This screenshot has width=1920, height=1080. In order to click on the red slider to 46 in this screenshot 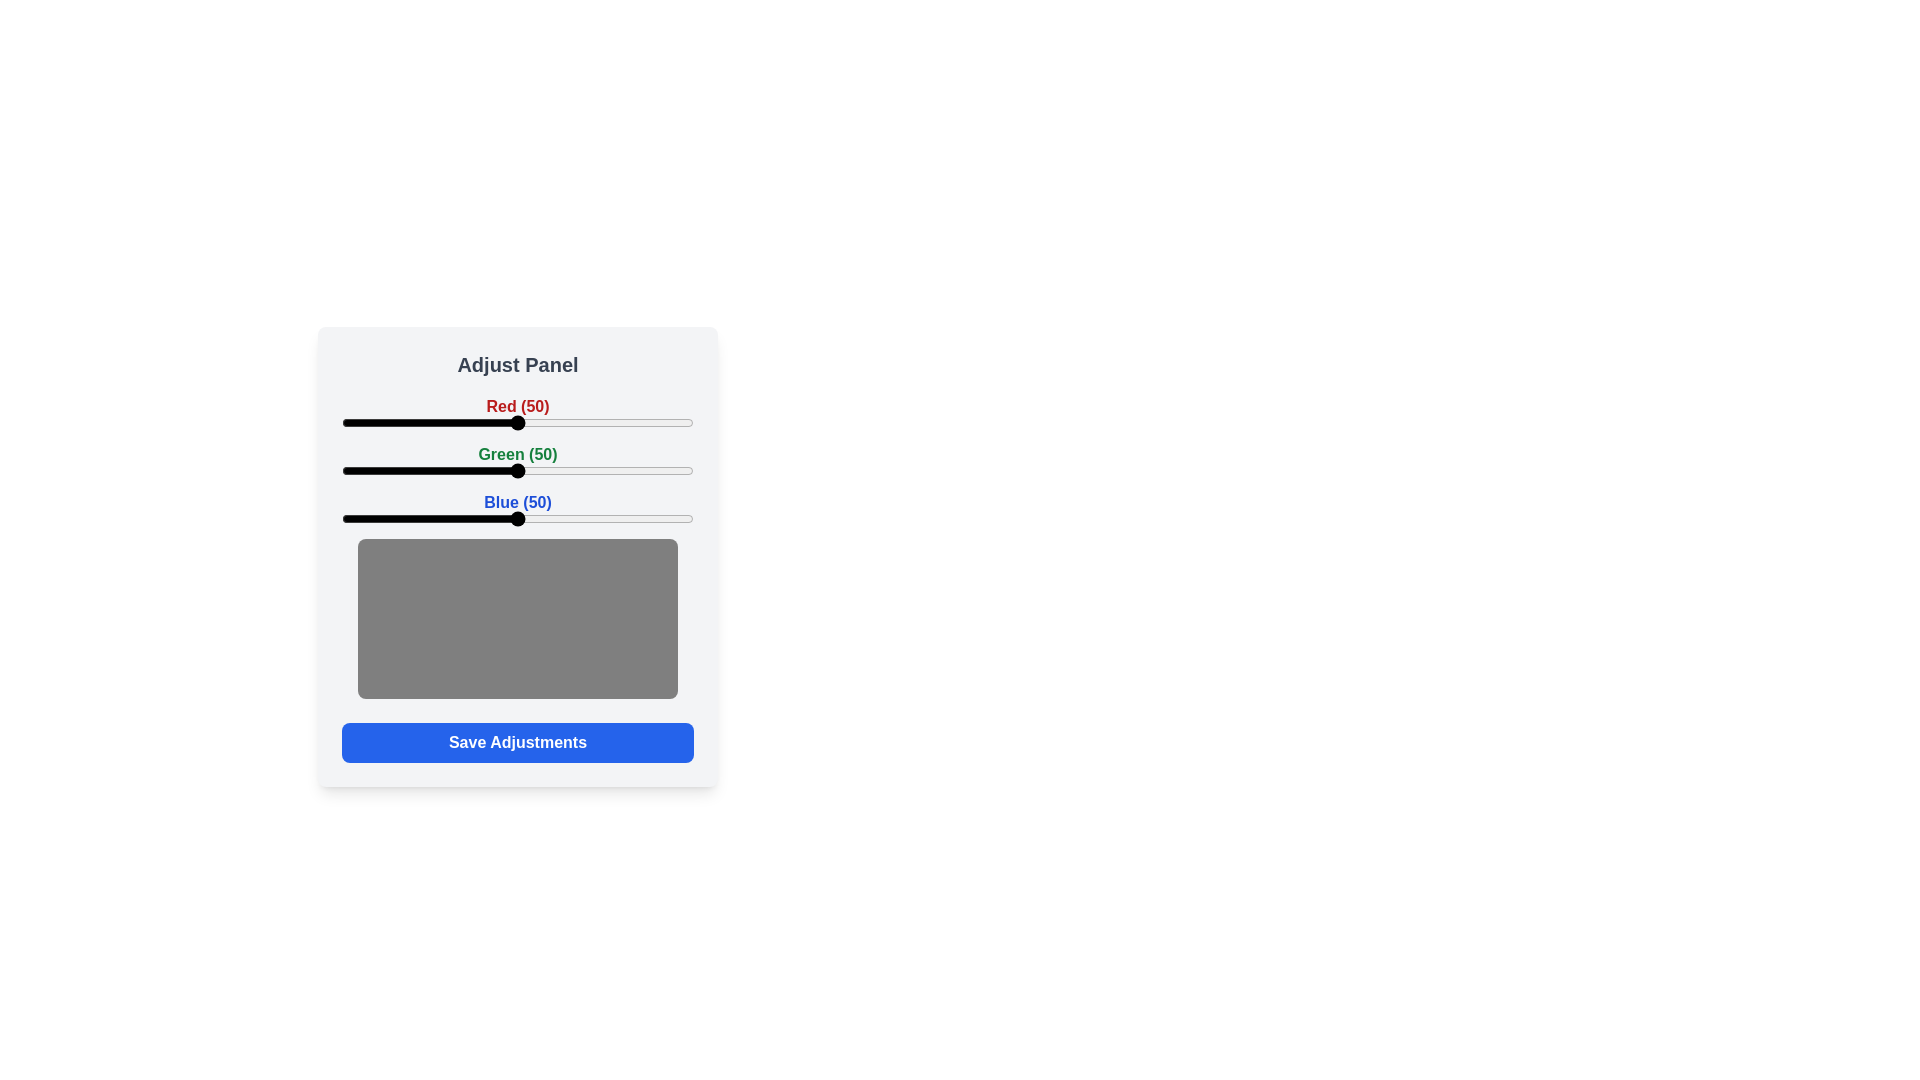, I will do `click(504, 422)`.